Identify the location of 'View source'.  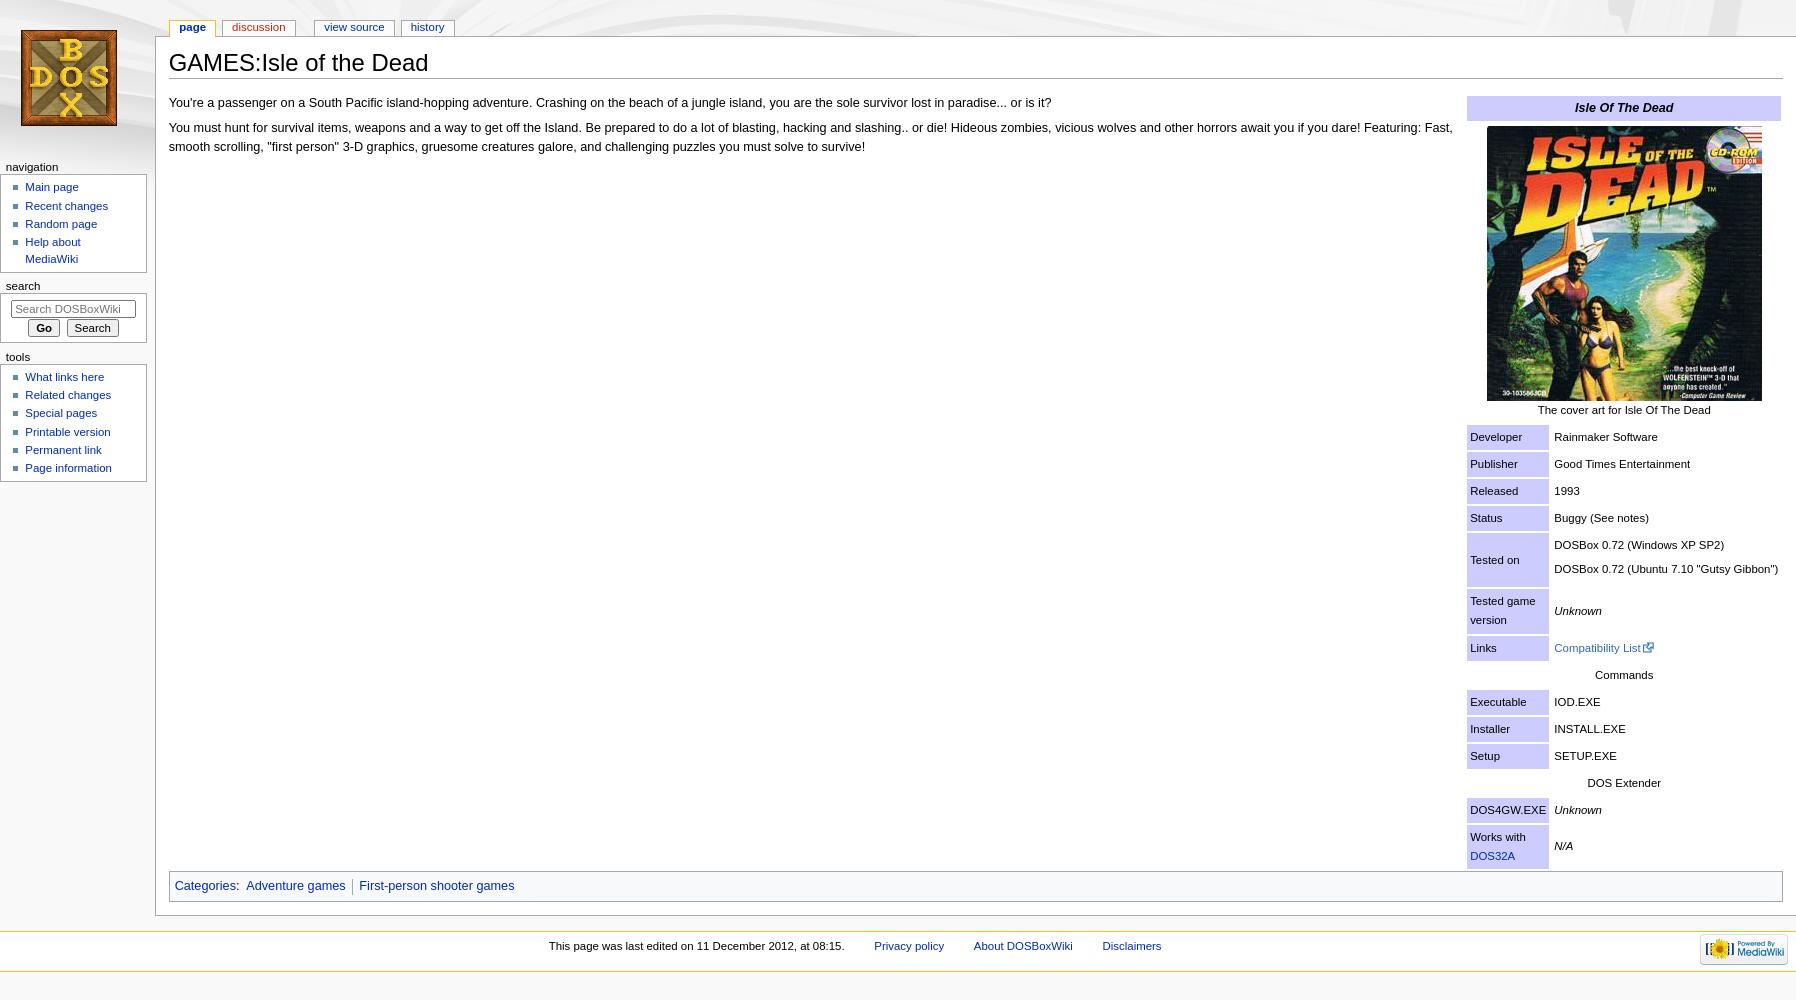
(323, 27).